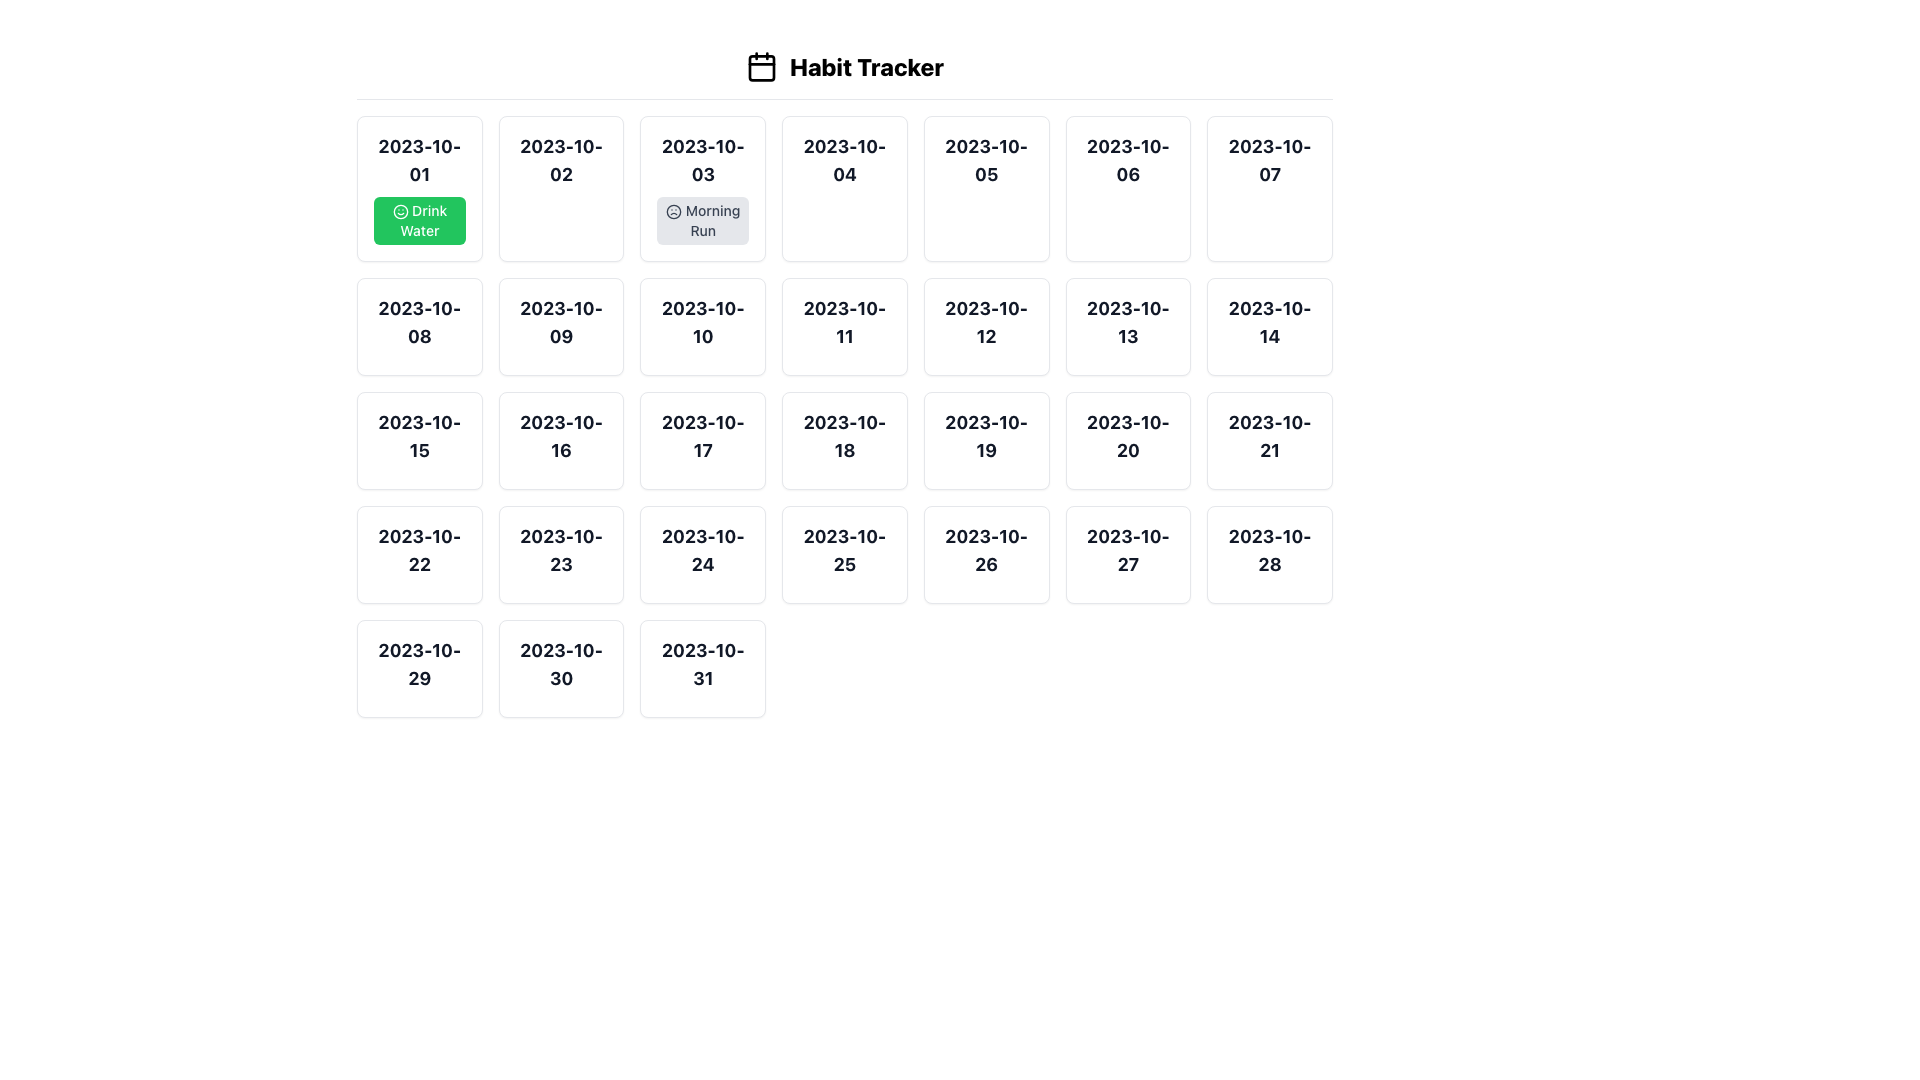 The height and width of the screenshot is (1080, 1920). I want to click on the small circular smiley face icon located inside the green 'Drink Water' button positioned under the date '2023-10-01' in the calendar grid, so click(400, 212).